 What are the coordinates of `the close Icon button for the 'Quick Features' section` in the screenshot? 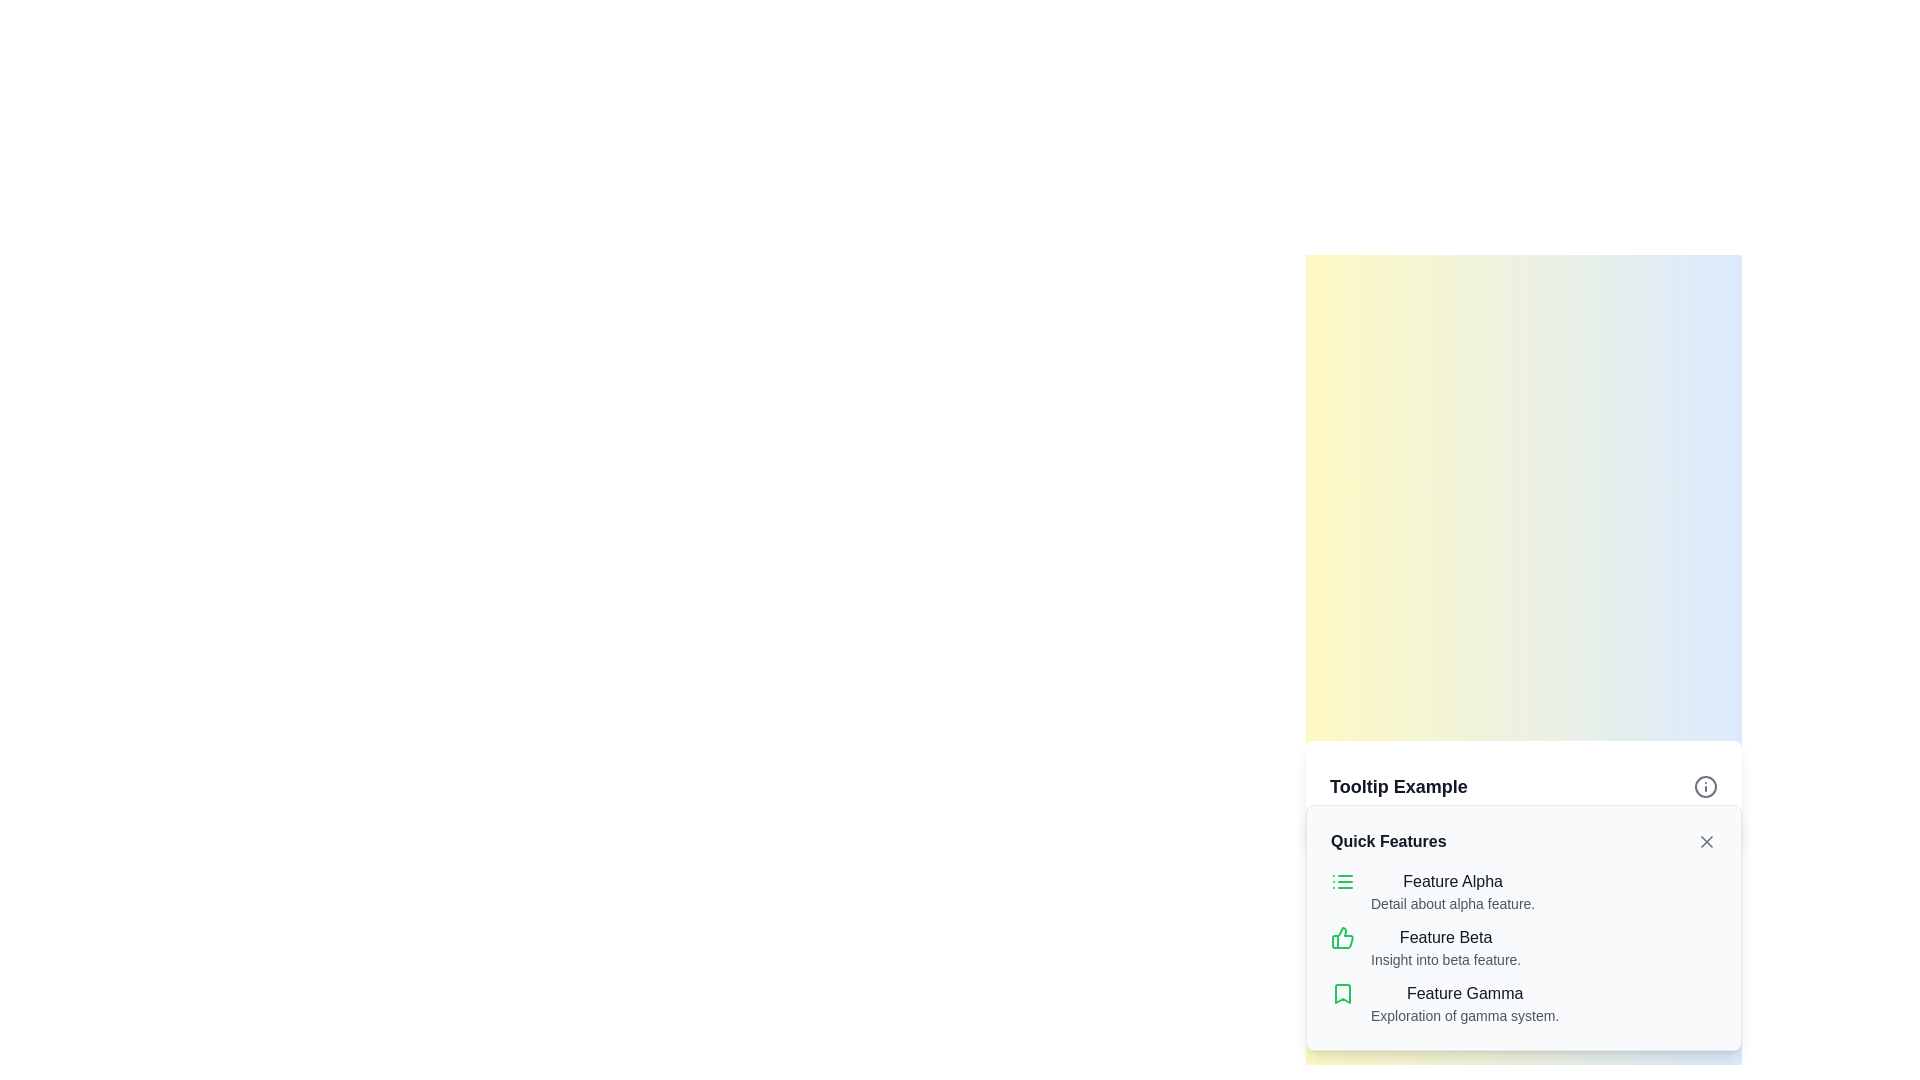 It's located at (1706, 841).